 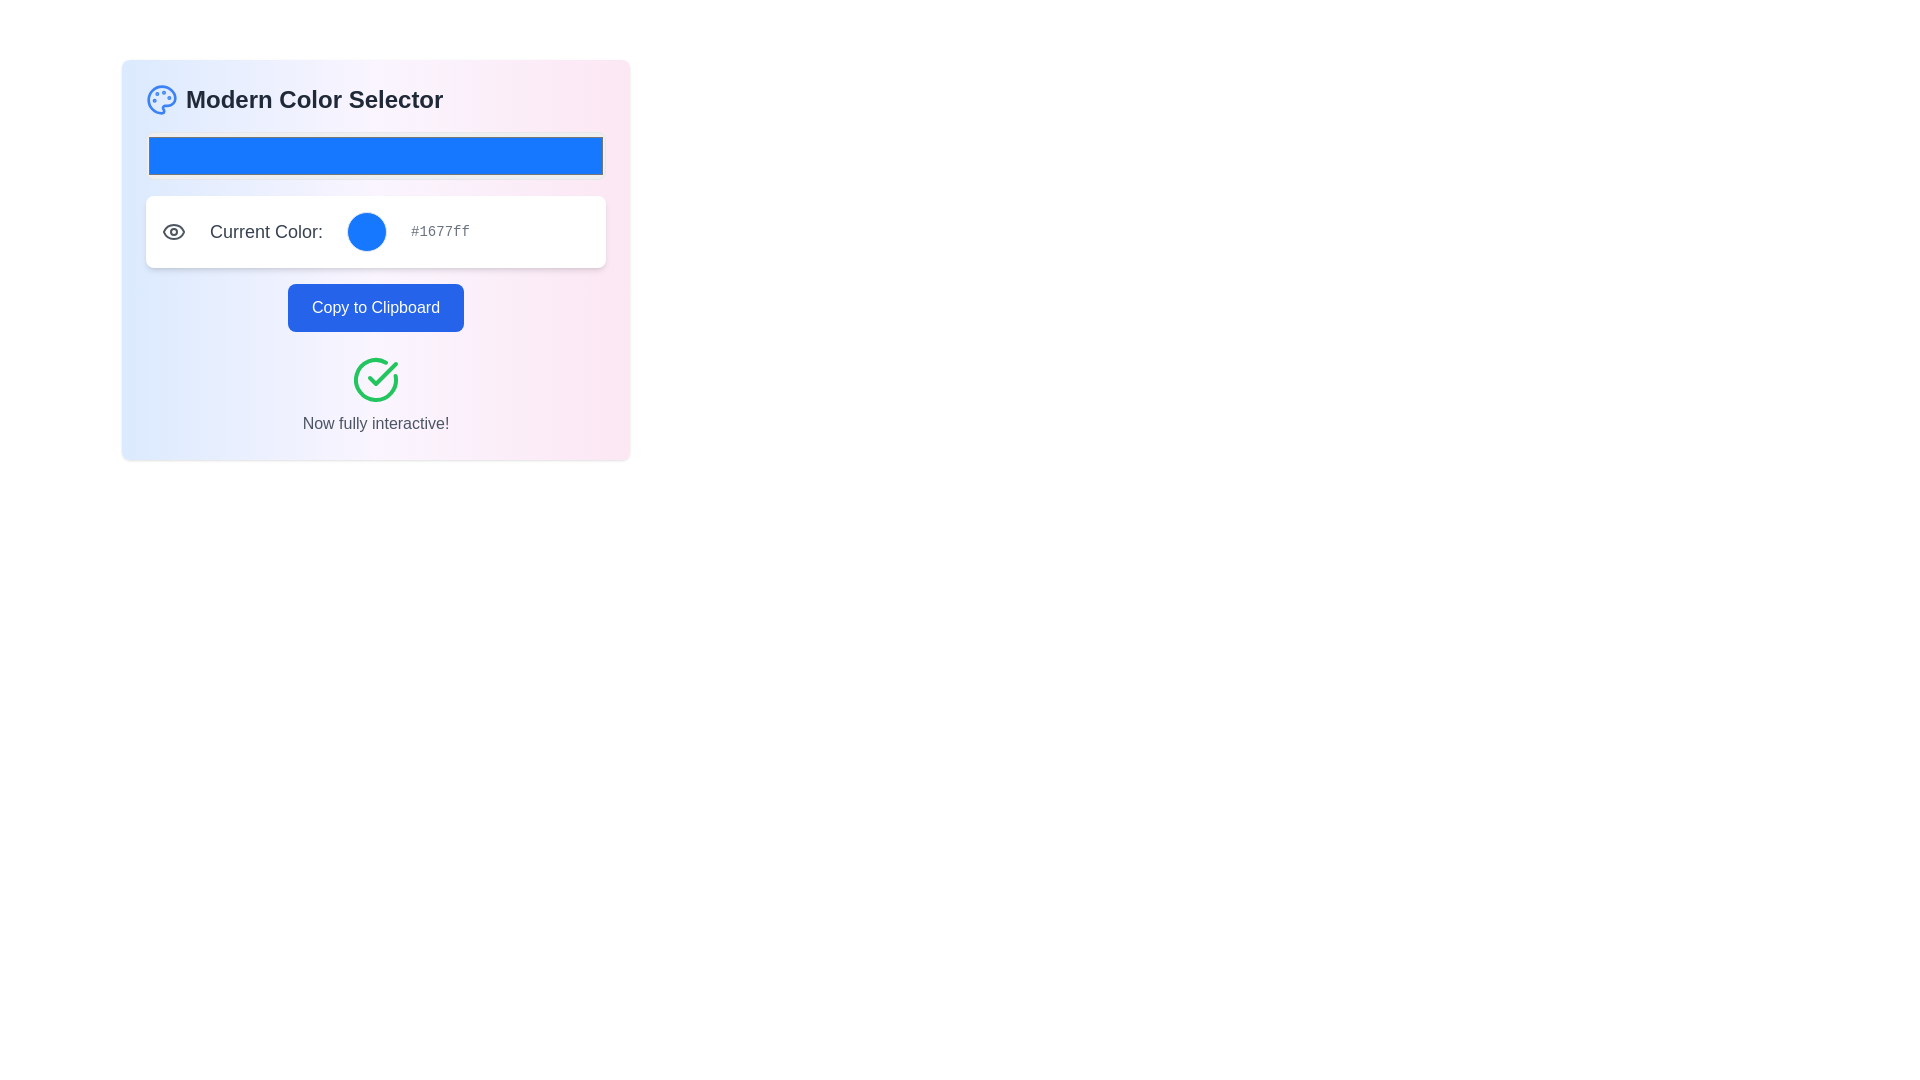 I want to click on blue palette-shaped icon located at the leftmost side of the header of the 'Modern Color Selector' panel, which aligns with the text 'Modern Color Selector', so click(x=162, y=100).